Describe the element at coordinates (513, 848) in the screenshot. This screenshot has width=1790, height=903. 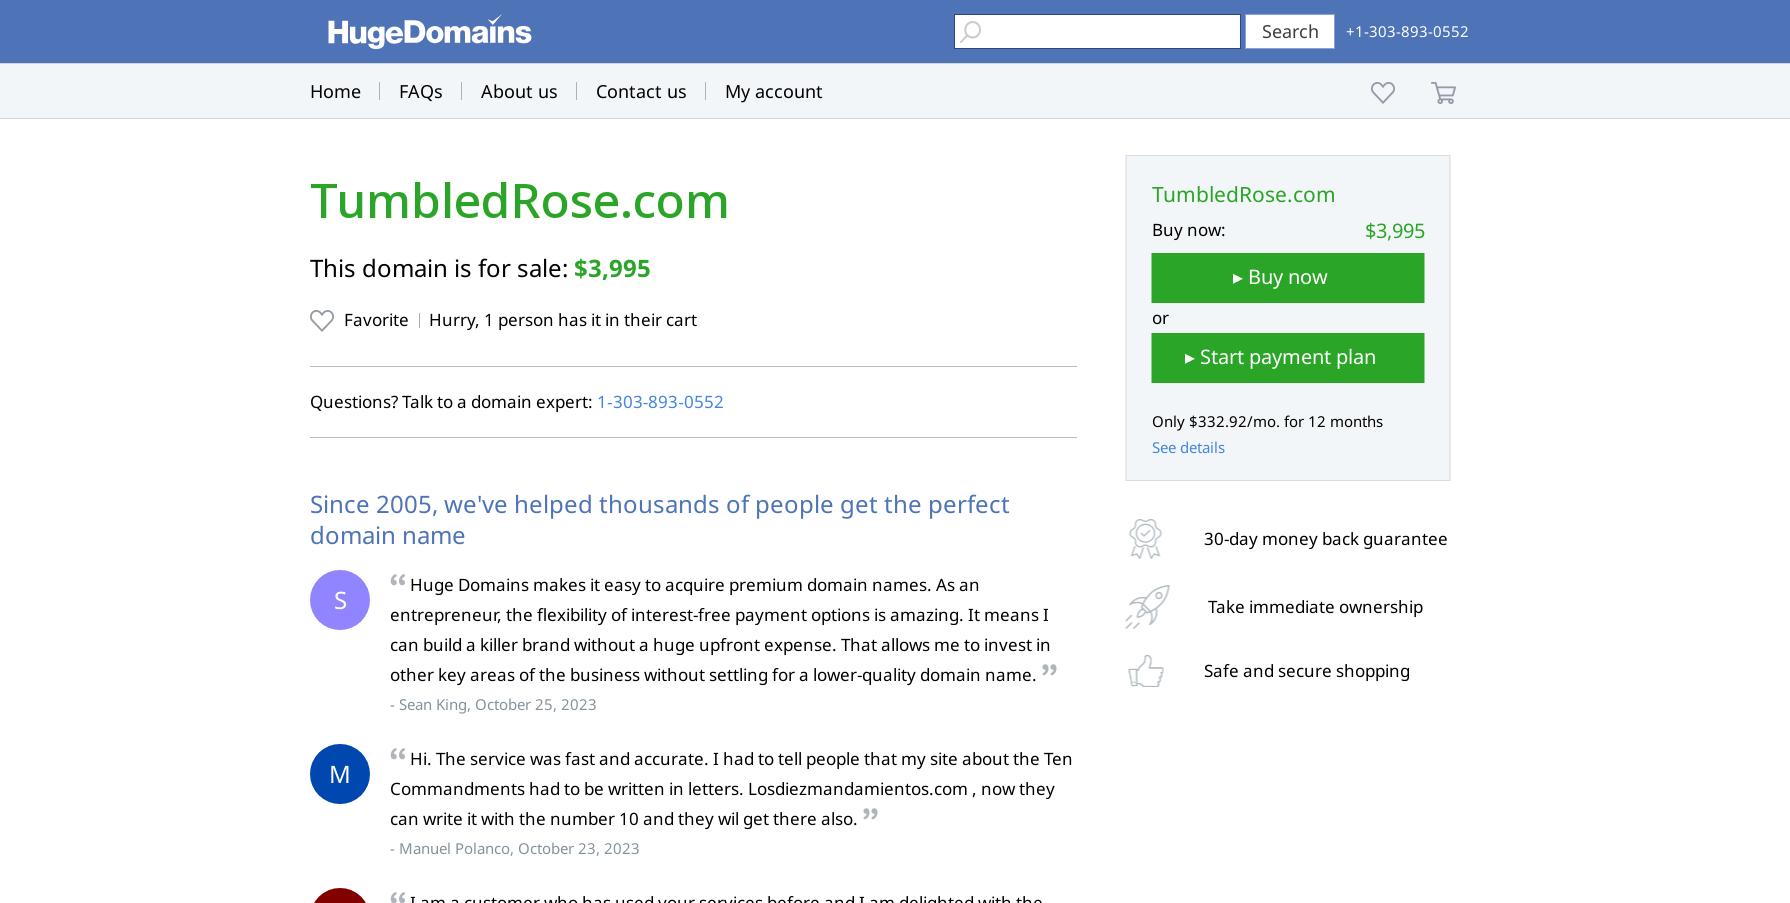
I see `'- Manuel Polanco, October 23, 2023'` at that location.